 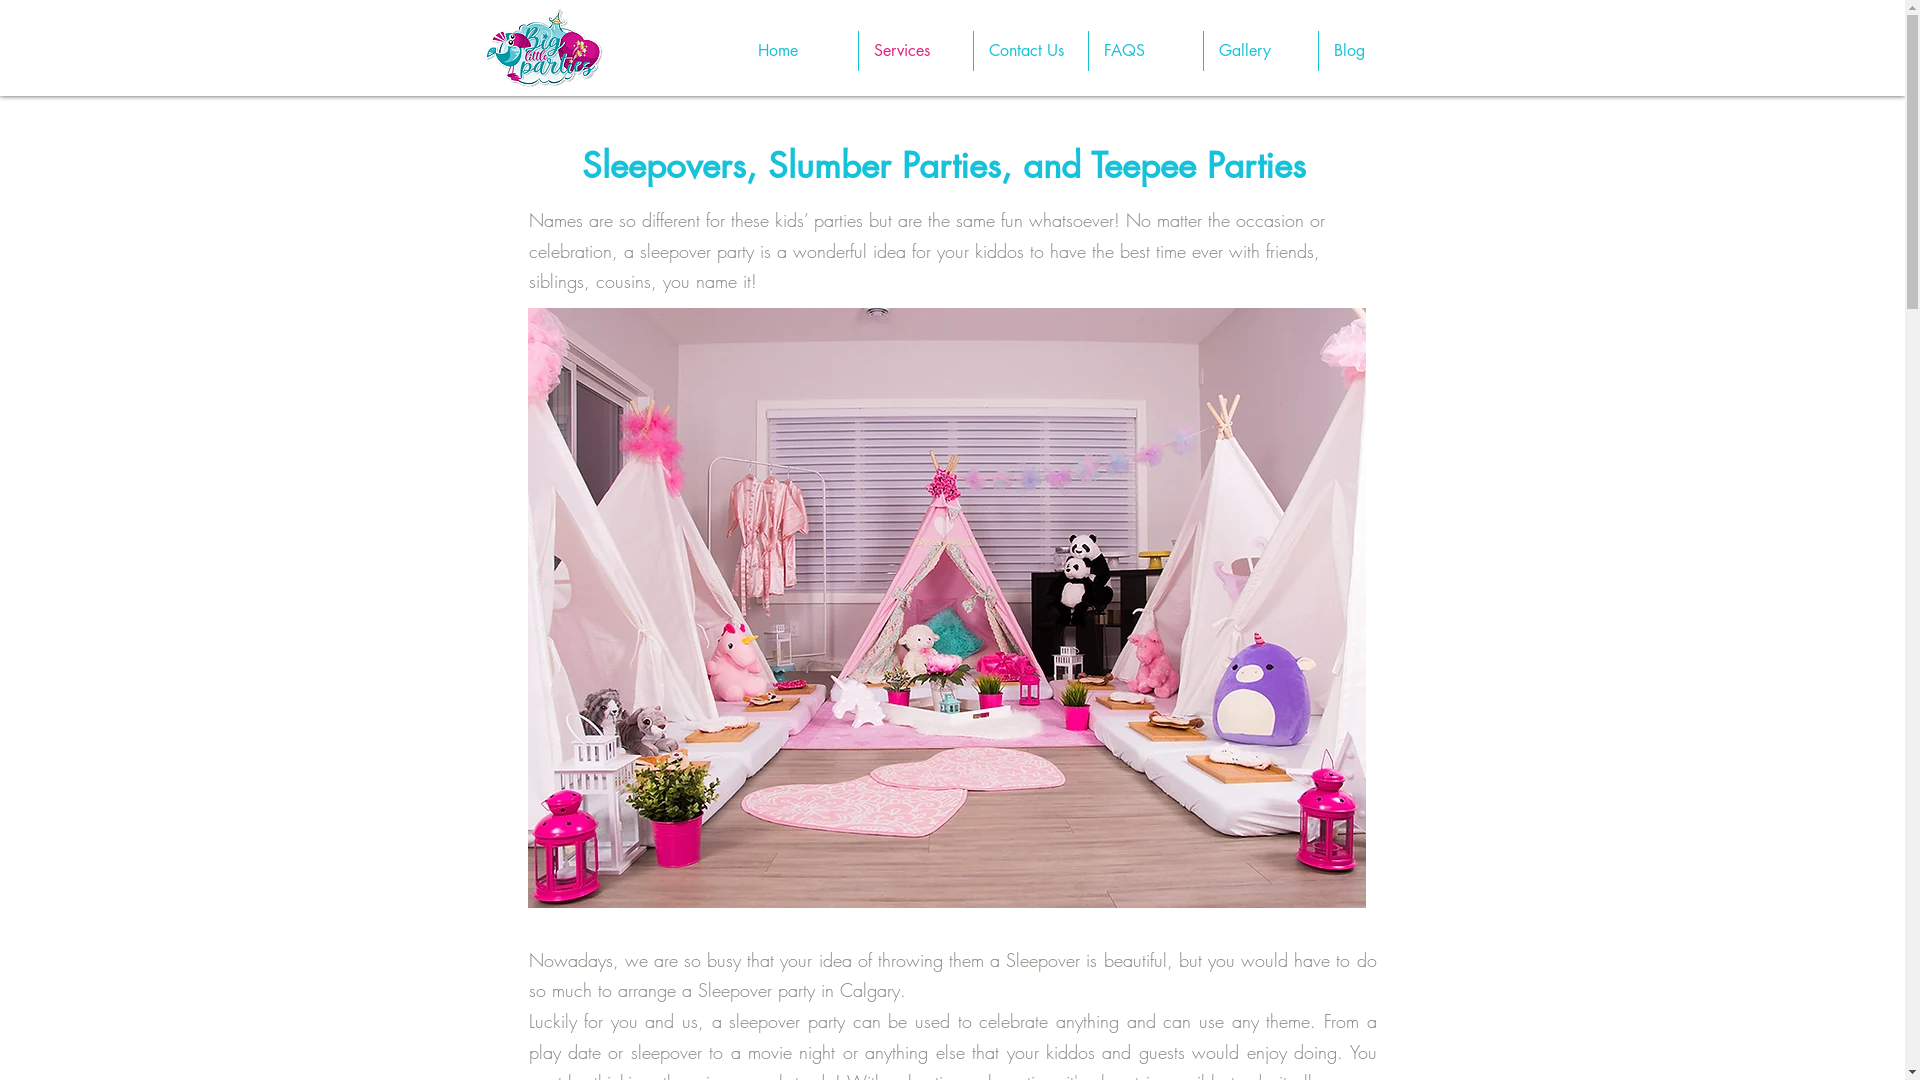 What do you see at coordinates (914, 49) in the screenshot?
I see `'Services'` at bounding box center [914, 49].